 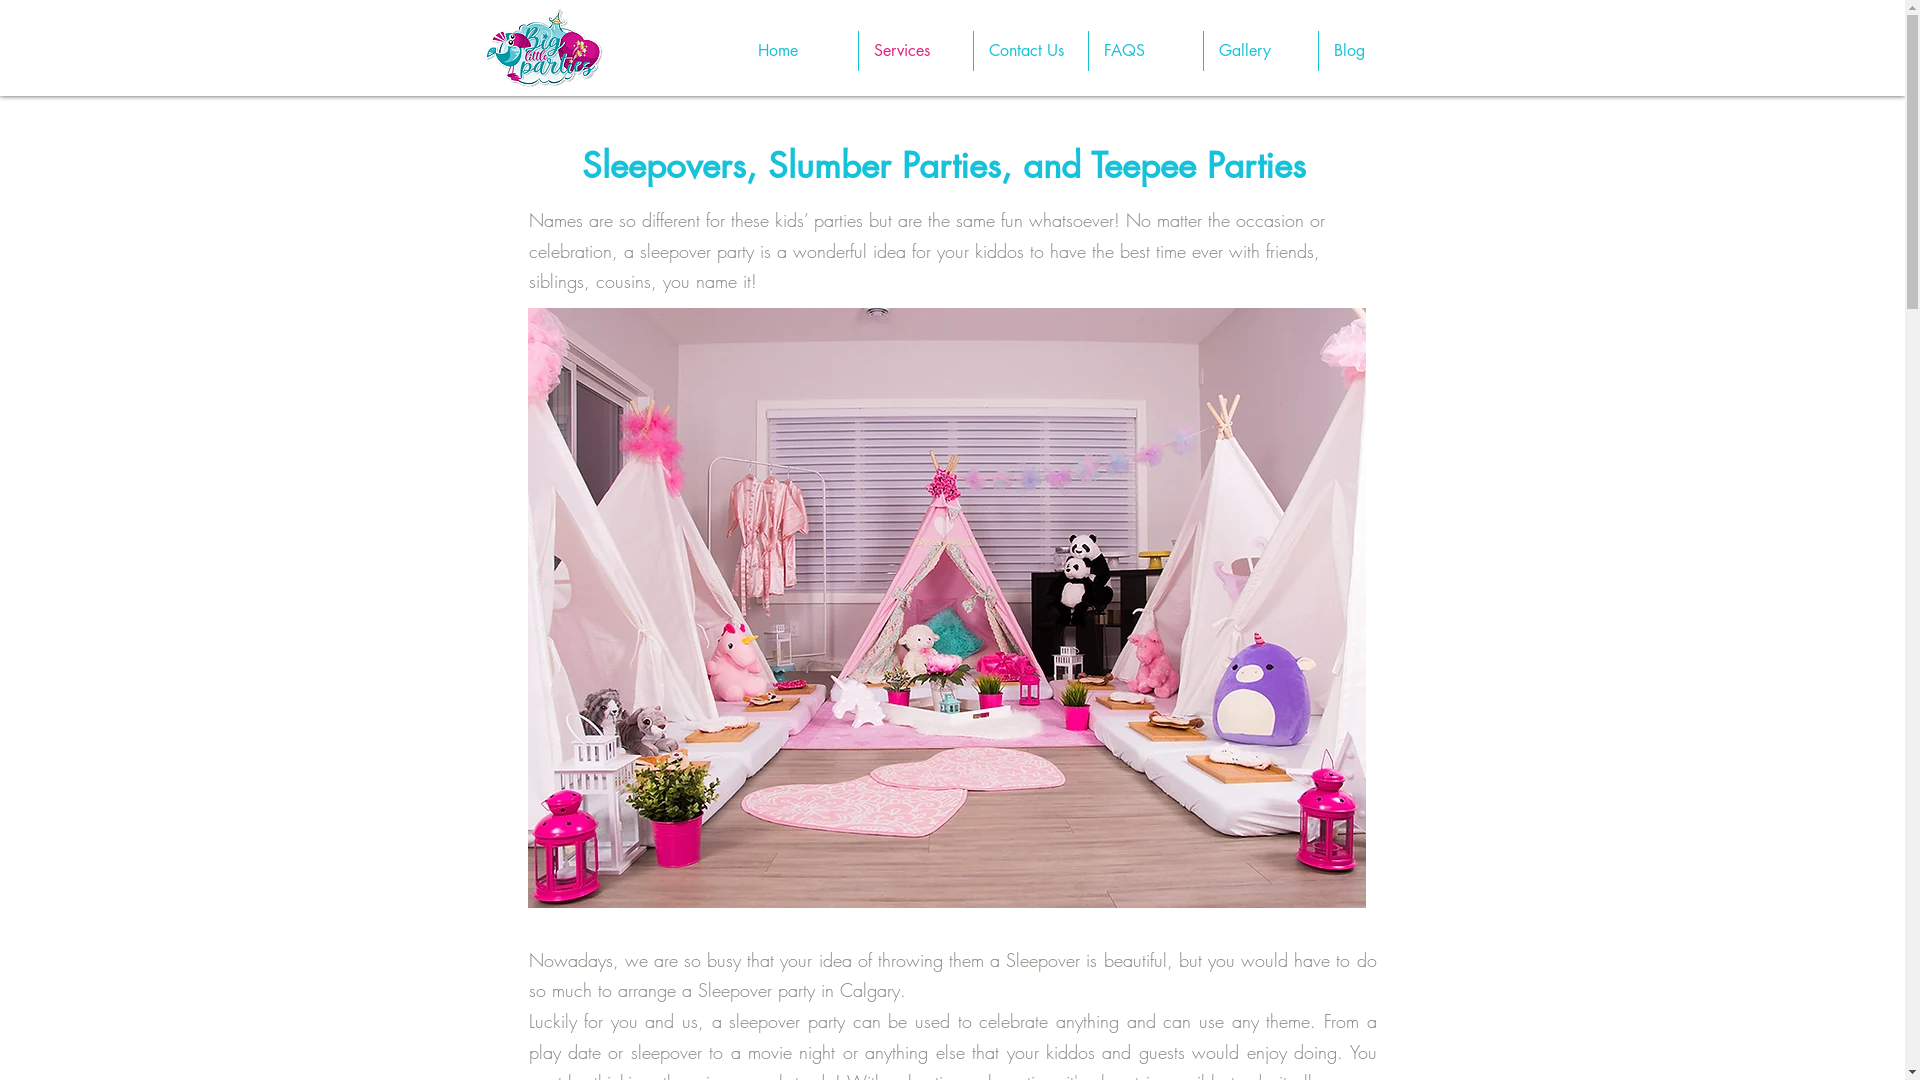 What do you see at coordinates (914, 49) in the screenshot?
I see `'Services'` at bounding box center [914, 49].